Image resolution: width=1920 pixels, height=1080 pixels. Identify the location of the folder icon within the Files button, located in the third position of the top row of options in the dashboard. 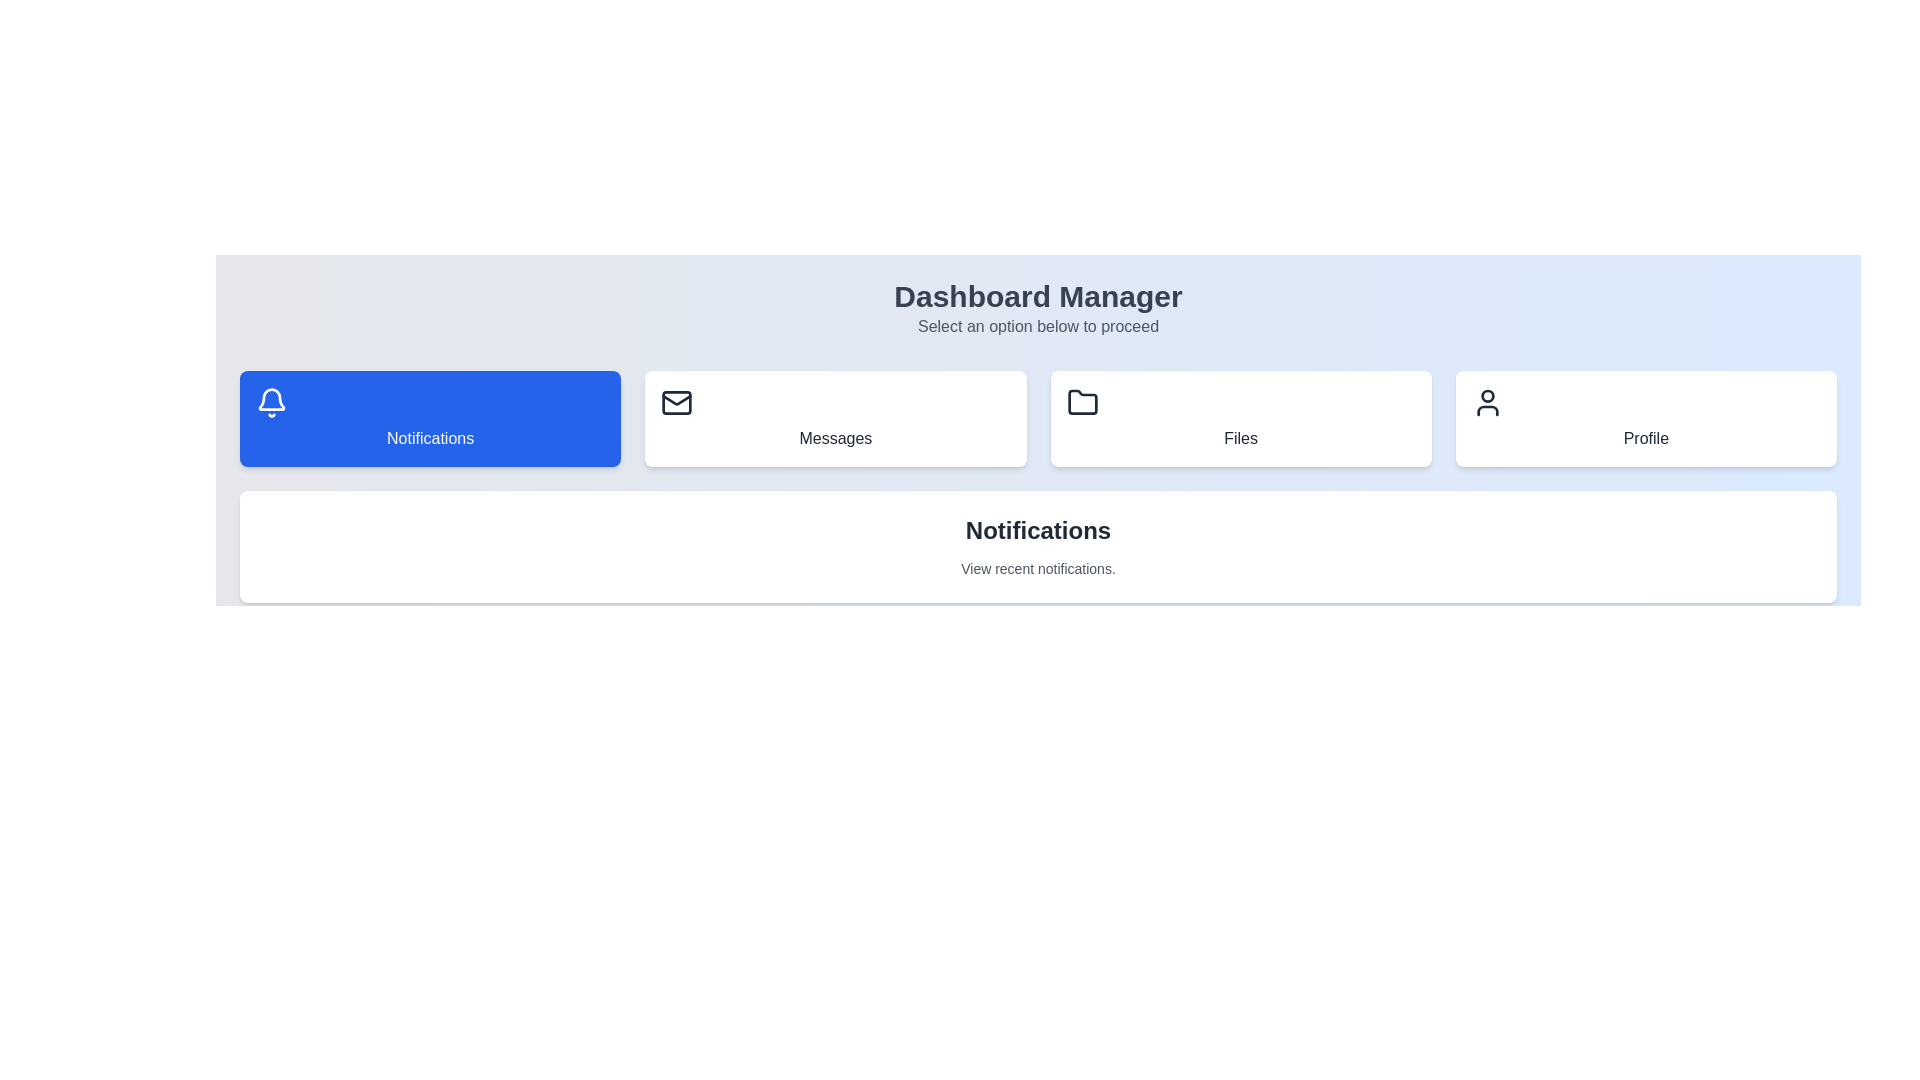
(1081, 402).